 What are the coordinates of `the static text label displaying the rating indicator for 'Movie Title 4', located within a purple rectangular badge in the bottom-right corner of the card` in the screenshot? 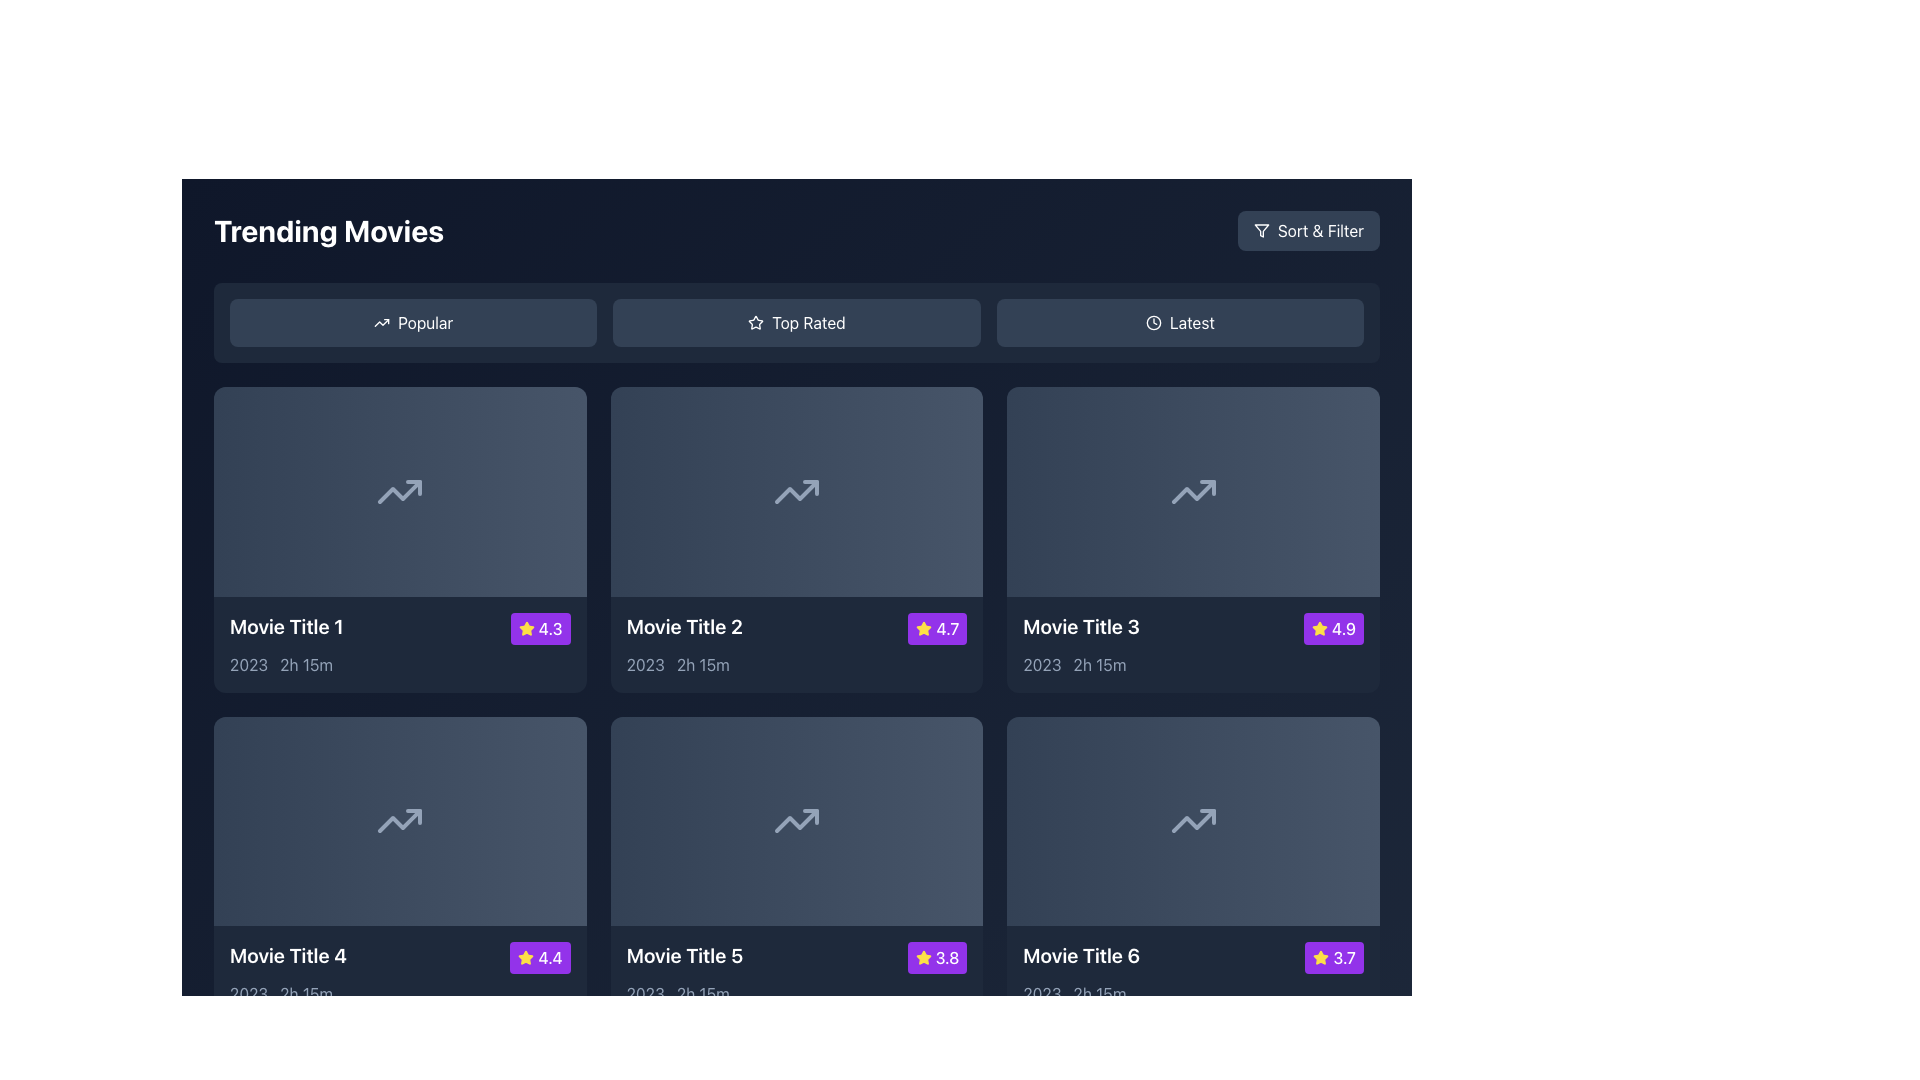 It's located at (550, 957).